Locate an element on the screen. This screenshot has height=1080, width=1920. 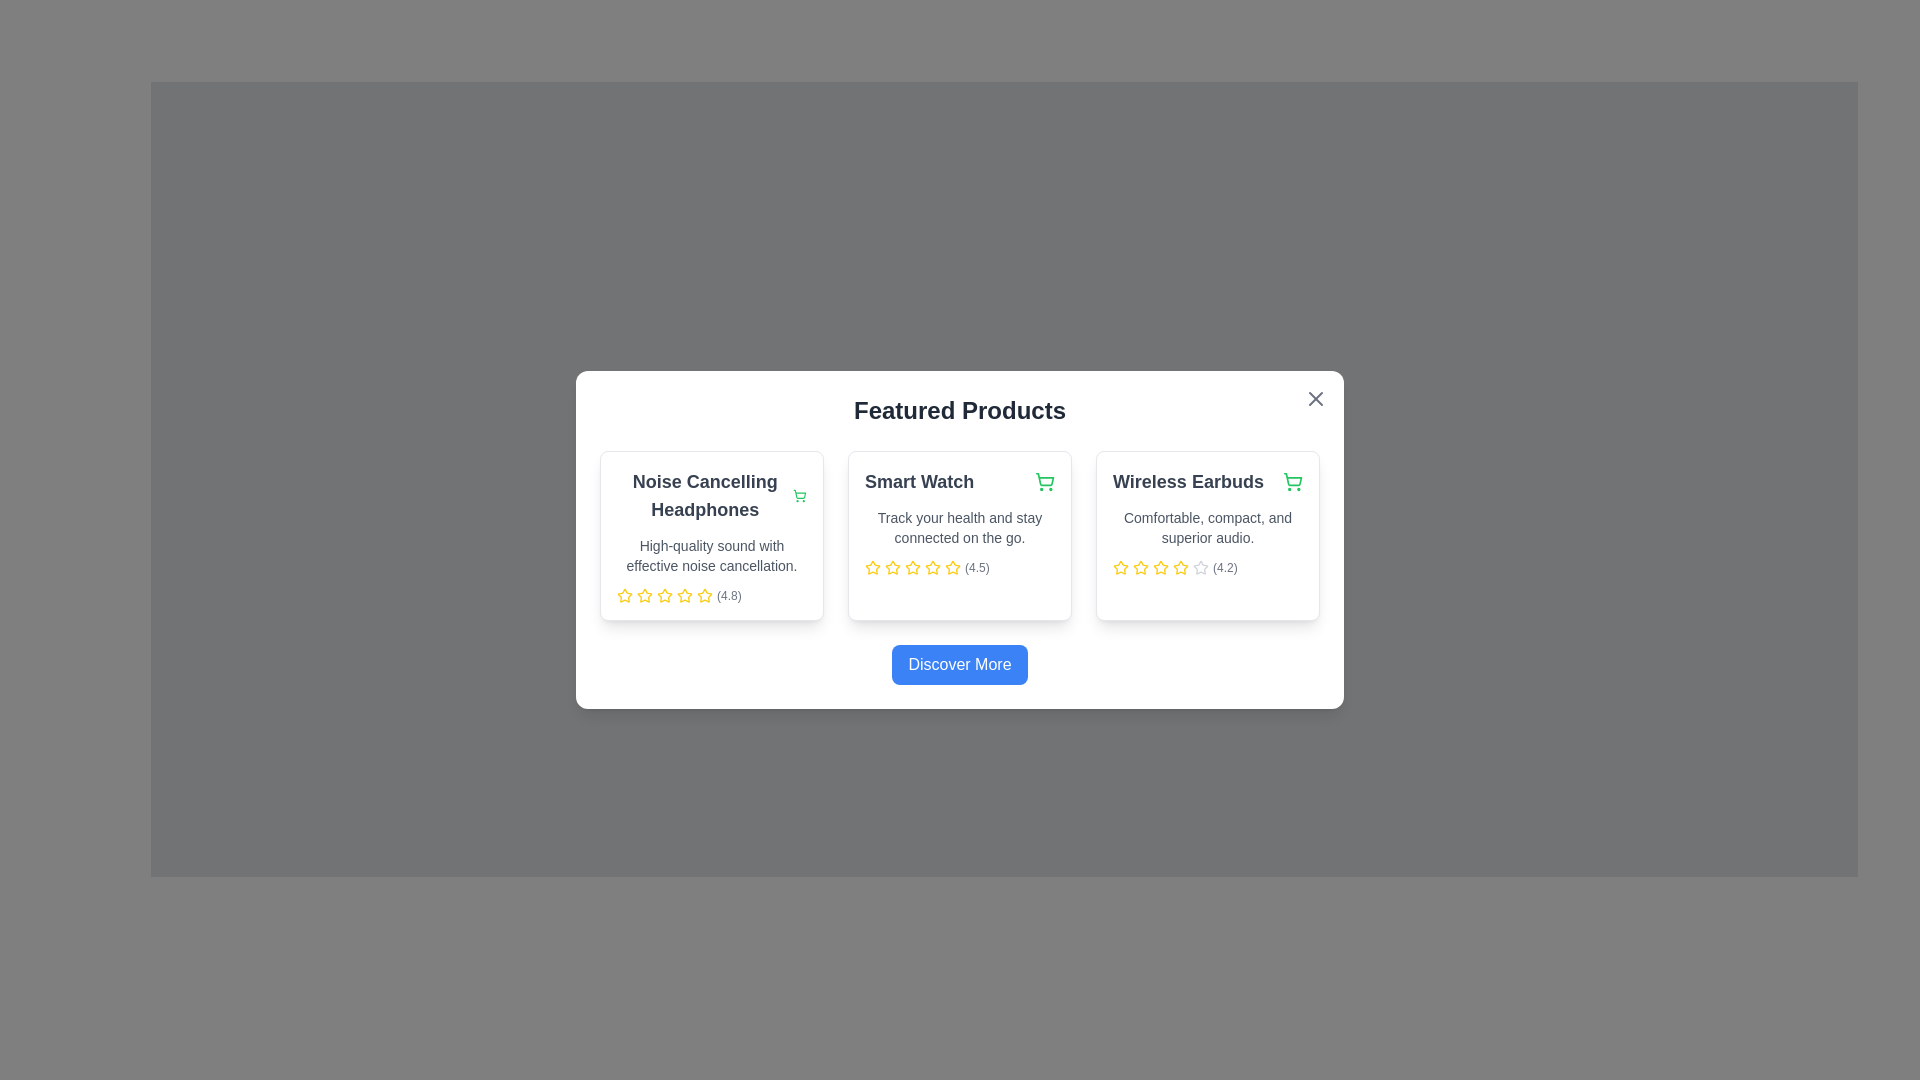
the yellow star-shaped icon representing the first rating in the rating system for the 'Wireless Earbuds' product card to interact with the rating is located at coordinates (1140, 567).